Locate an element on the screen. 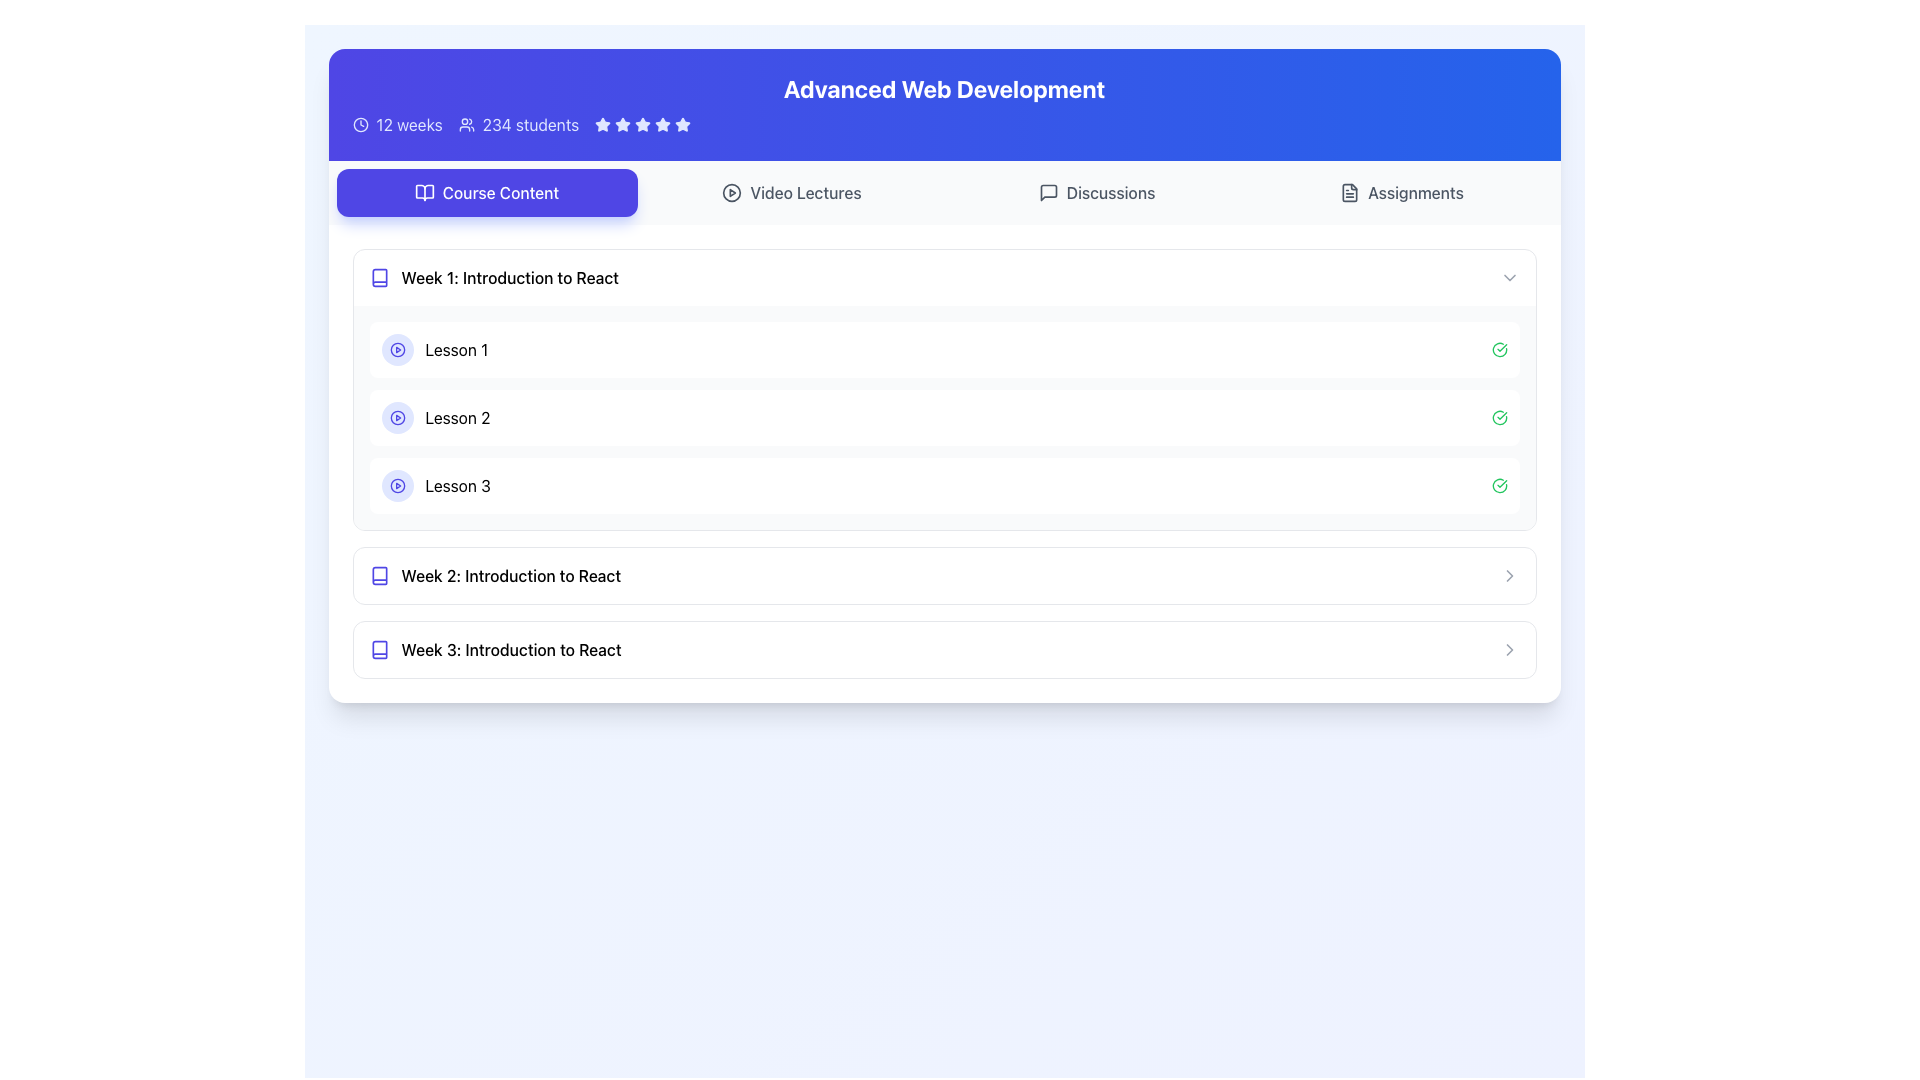 This screenshot has height=1080, width=1920. text label or heading at the beginning of the course content section, which serves as an identifier for the first week's materials is located at coordinates (510, 277).